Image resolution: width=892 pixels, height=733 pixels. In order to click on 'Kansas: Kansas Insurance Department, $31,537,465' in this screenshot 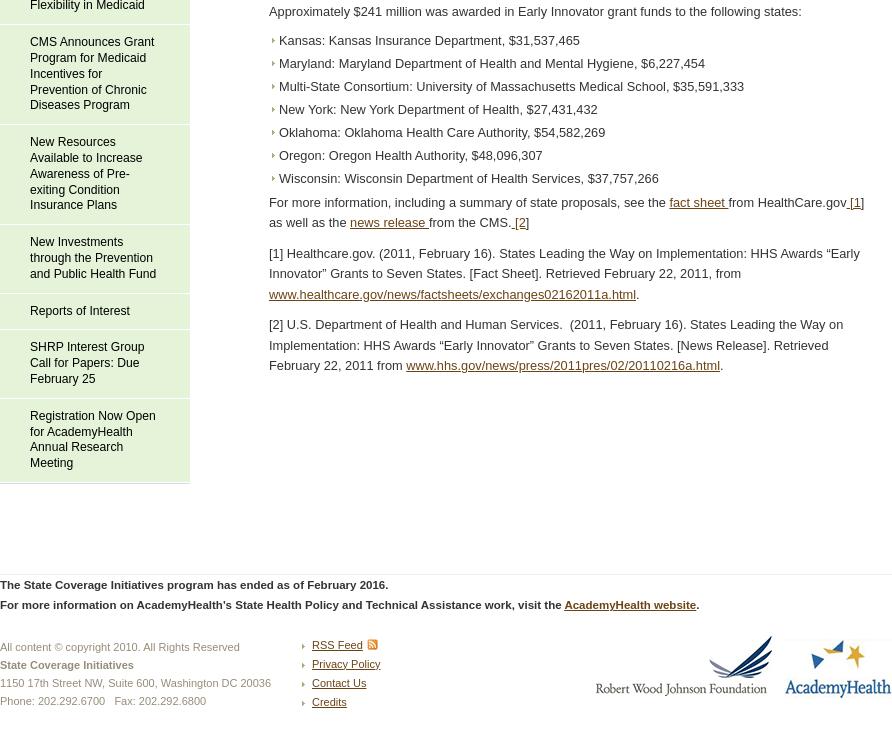, I will do `click(427, 39)`.